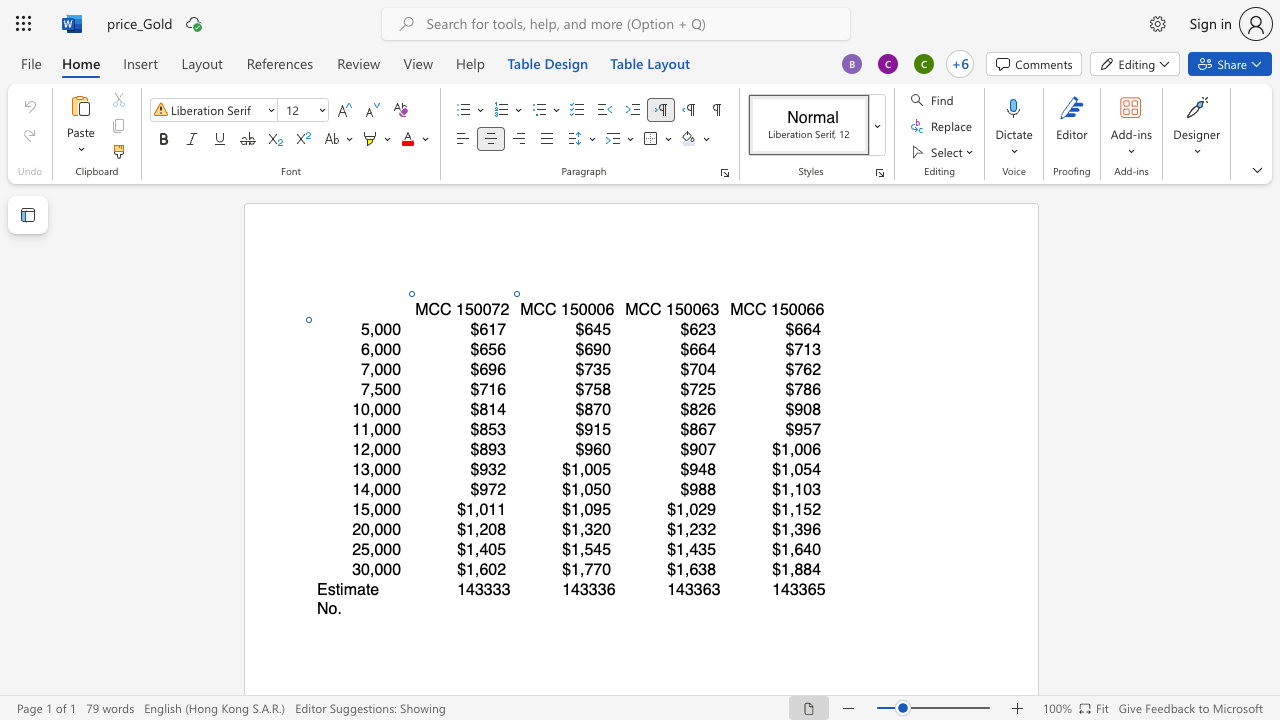 The height and width of the screenshot is (720, 1280). I want to click on the space between the continuous character "C" and "C" in the text, so click(545, 309).